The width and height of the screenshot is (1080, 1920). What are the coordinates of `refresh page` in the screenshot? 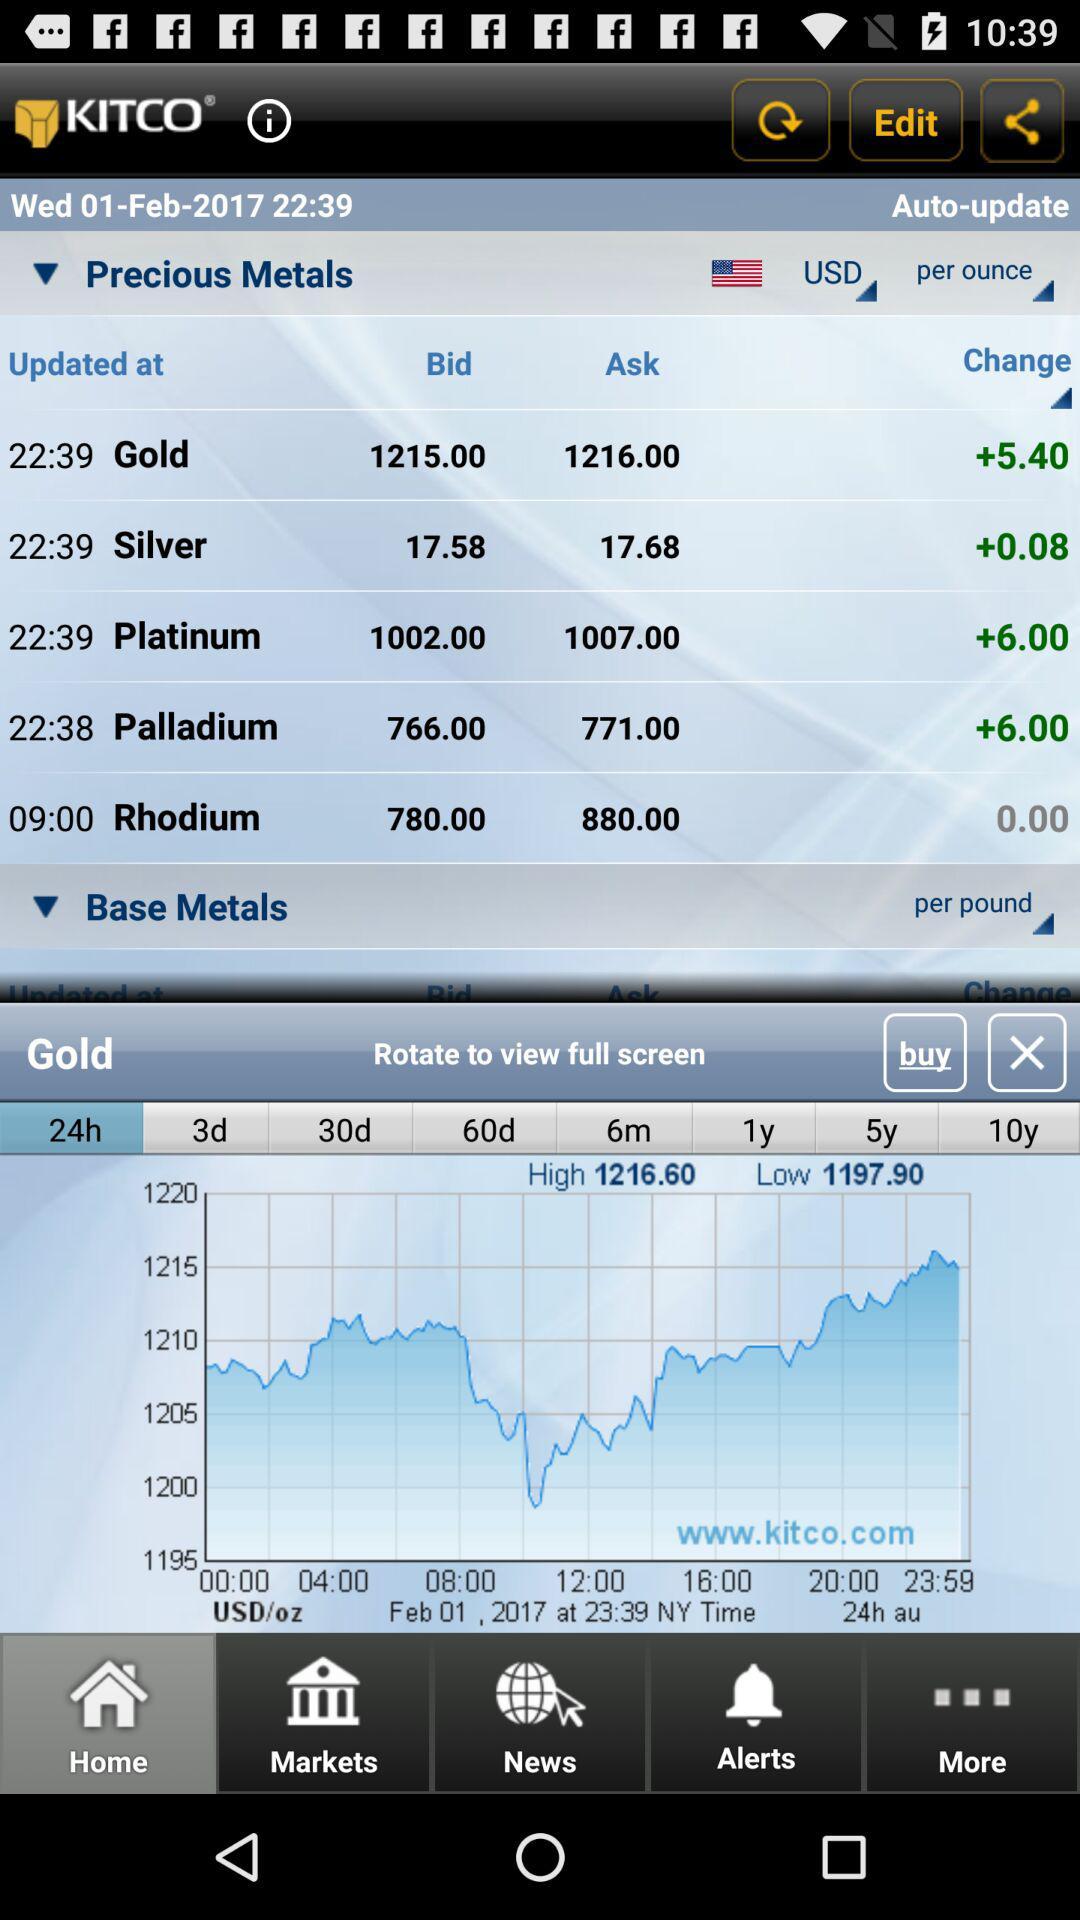 It's located at (778, 119).